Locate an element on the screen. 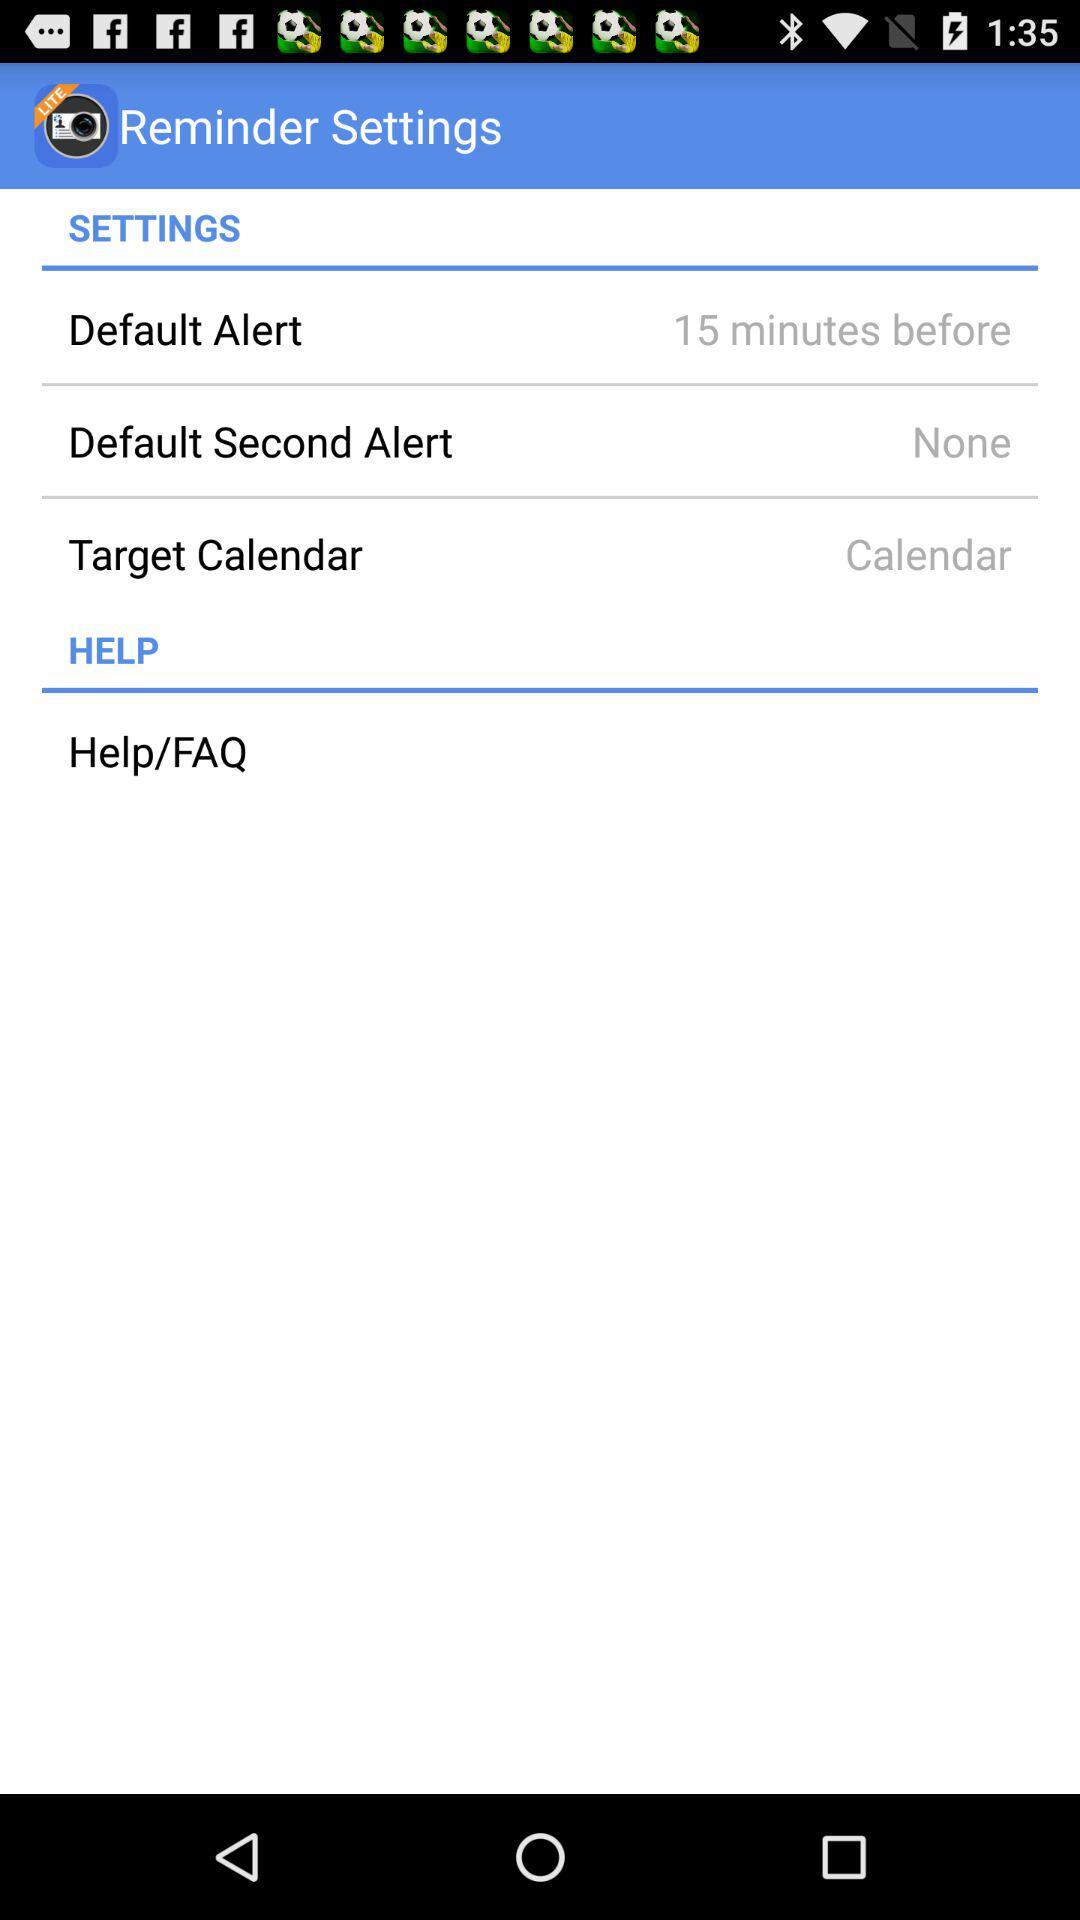  item to the left of calendar icon is located at coordinates (342, 553).